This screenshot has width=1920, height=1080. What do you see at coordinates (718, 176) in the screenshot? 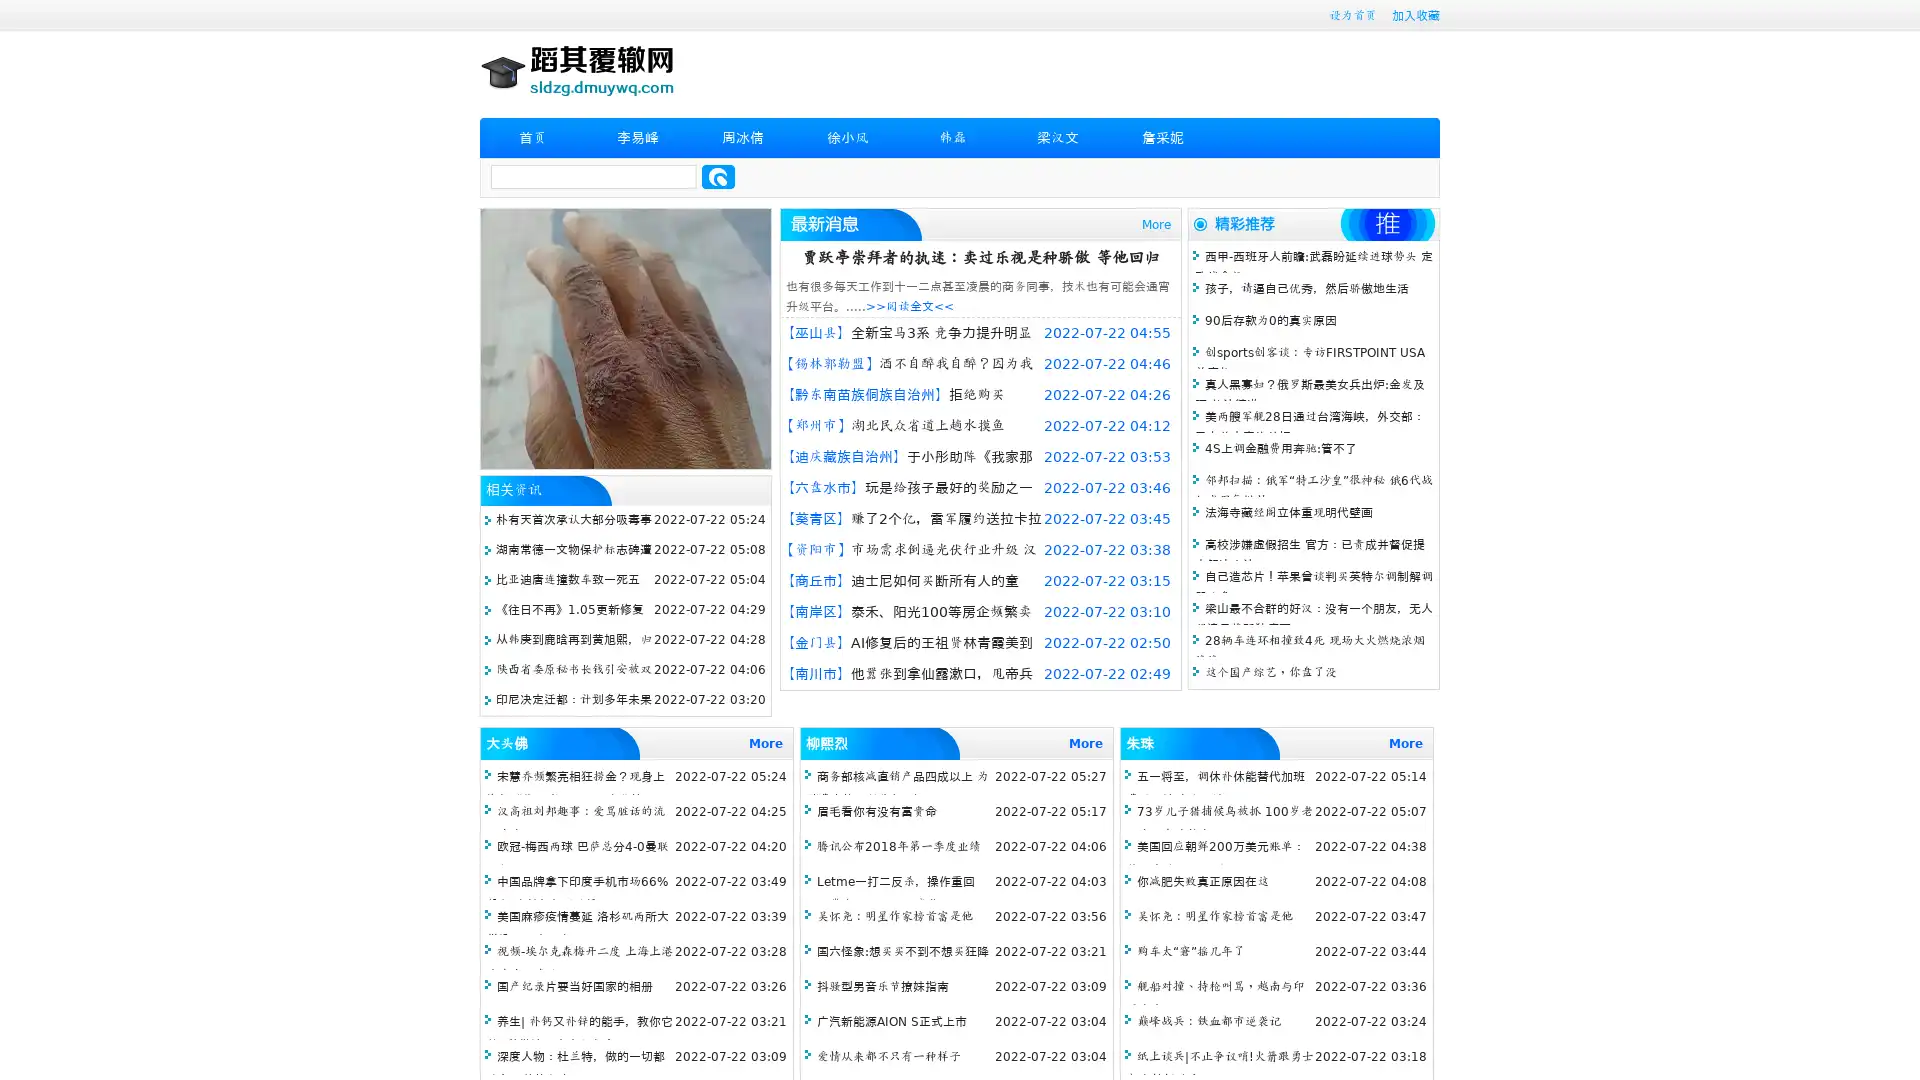
I see `Search` at bounding box center [718, 176].